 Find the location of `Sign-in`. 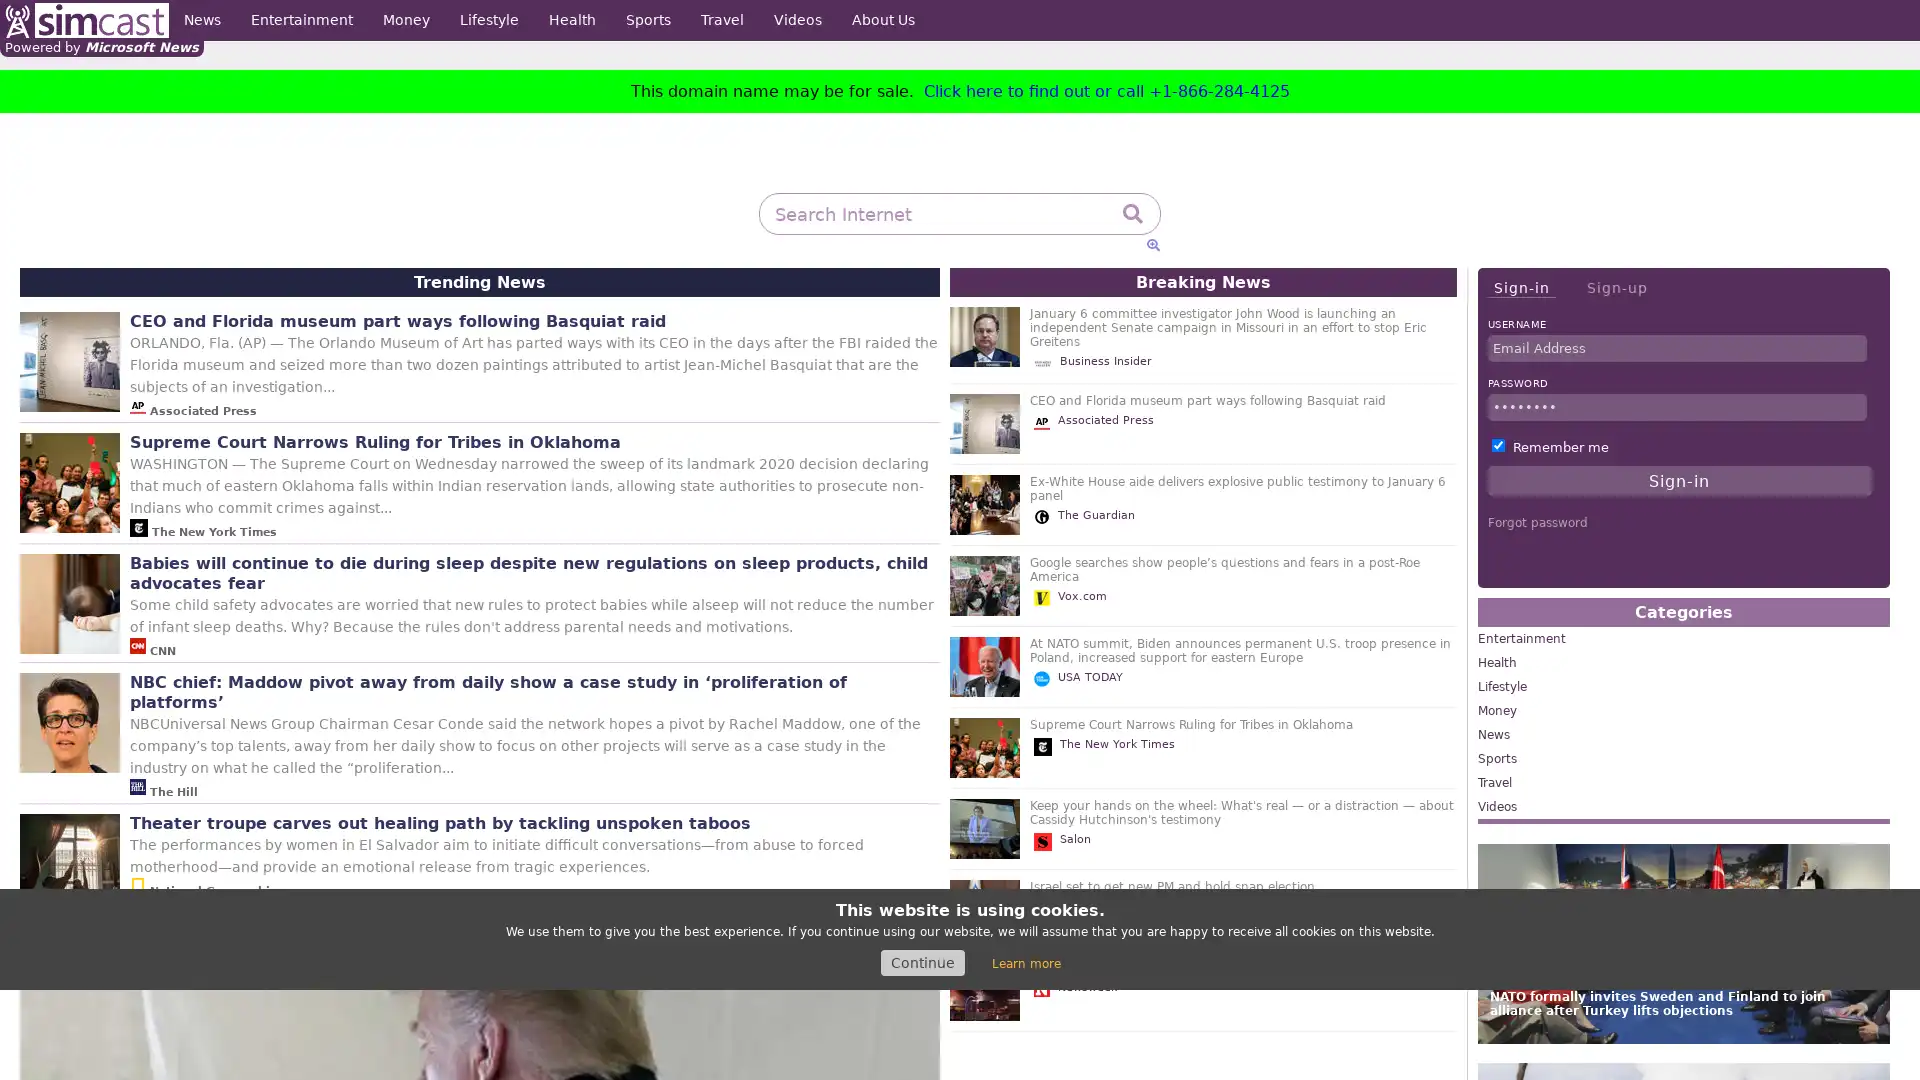

Sign-in is located at coordinates (1520, 288).